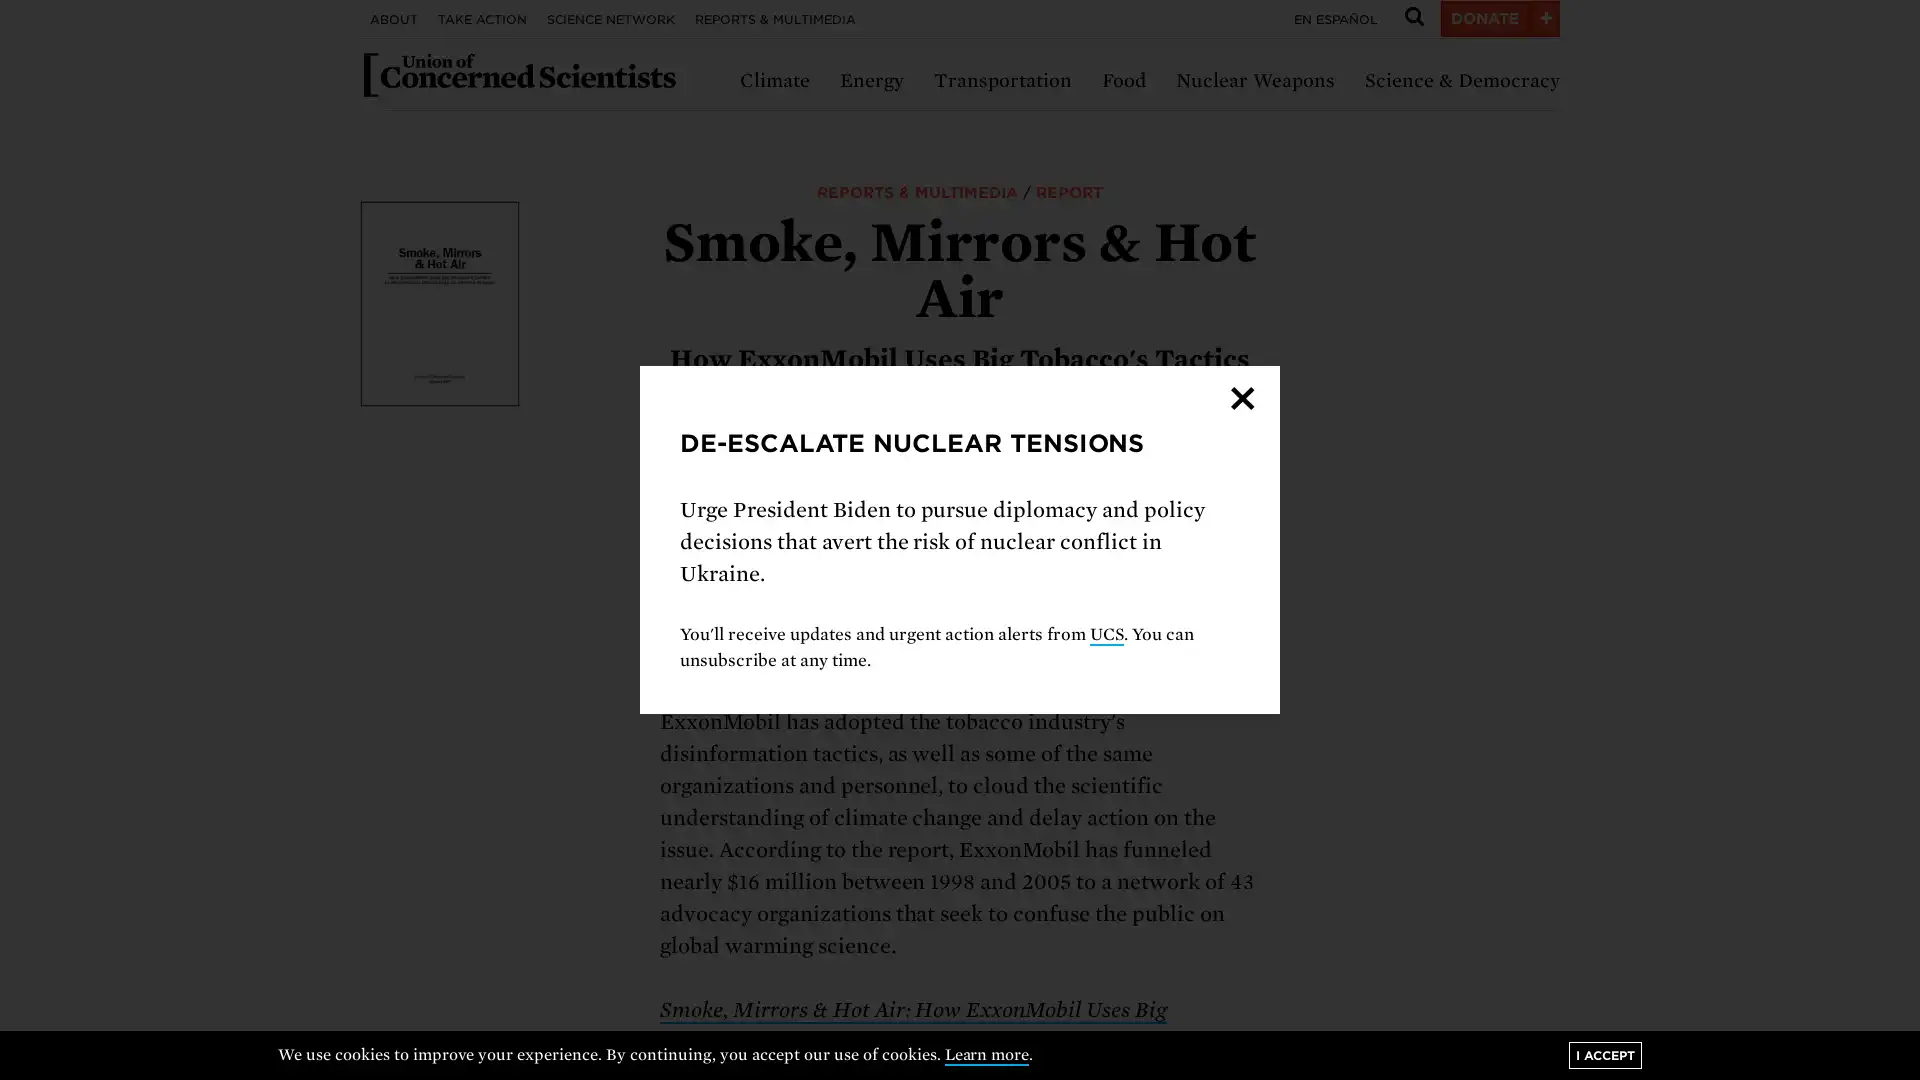 Image resolution: width=1920 pixels, height=1080 pixels. Describe the element at coordinates (1544, 18) in the screenshot. I see `+` at that location.